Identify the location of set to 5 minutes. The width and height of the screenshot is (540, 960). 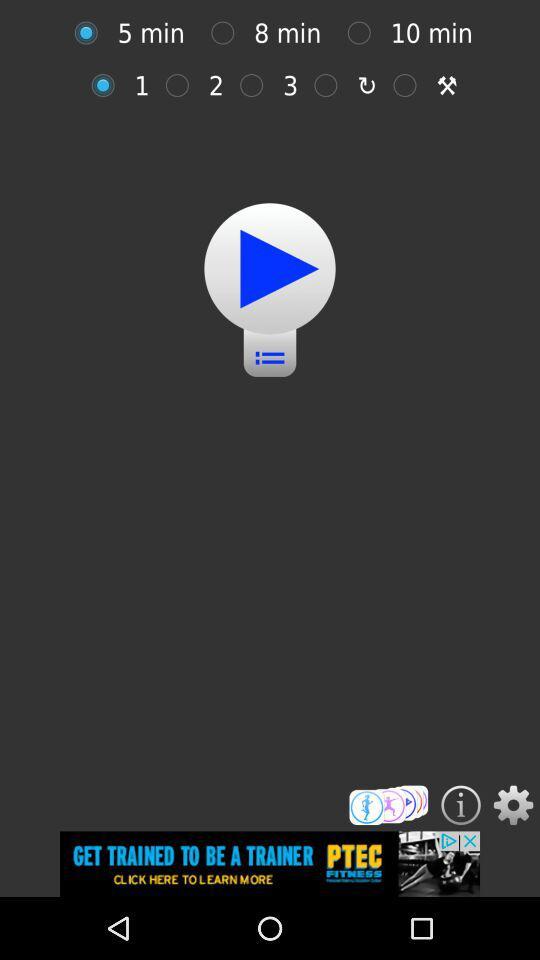
(90, 32).